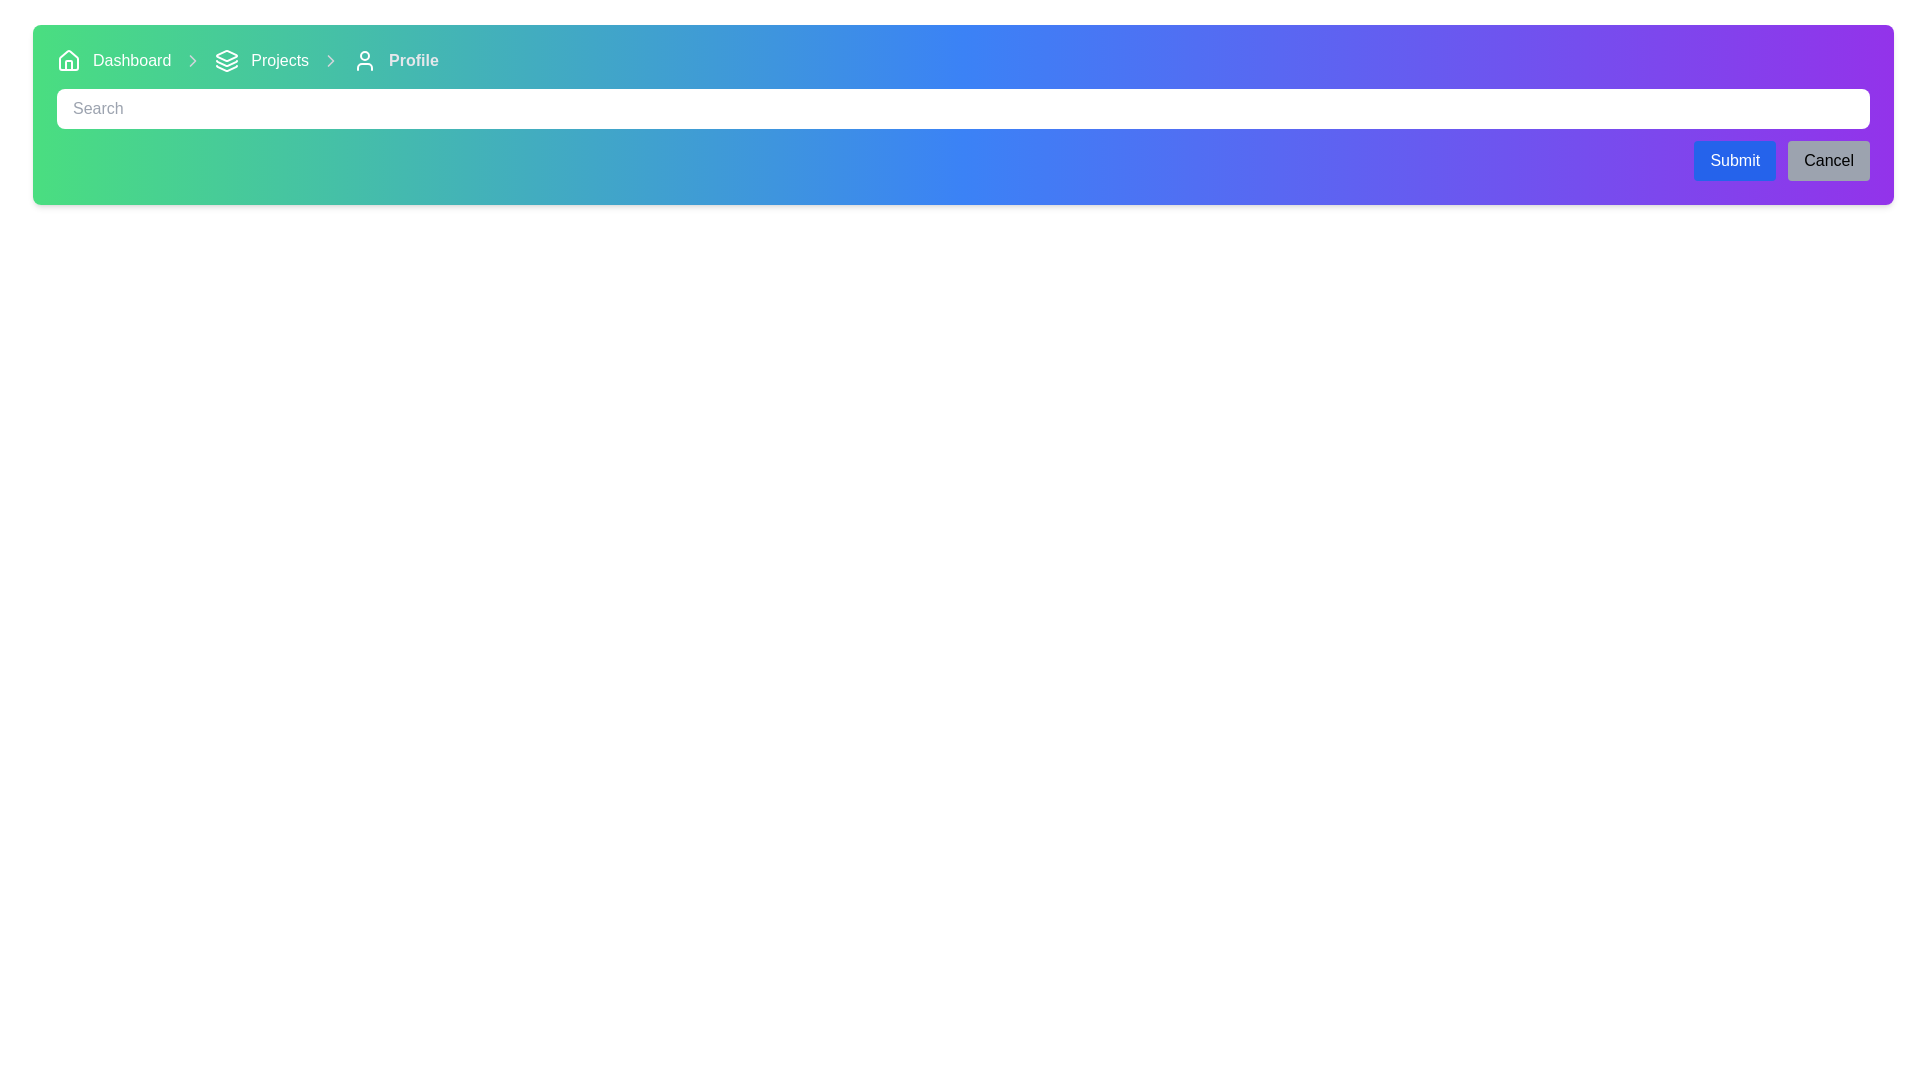  Describe the element at coordinates (193, 60) in the screenshot. I see `the rightward chevron icon in the breadcrumb navigation bar` at that location.